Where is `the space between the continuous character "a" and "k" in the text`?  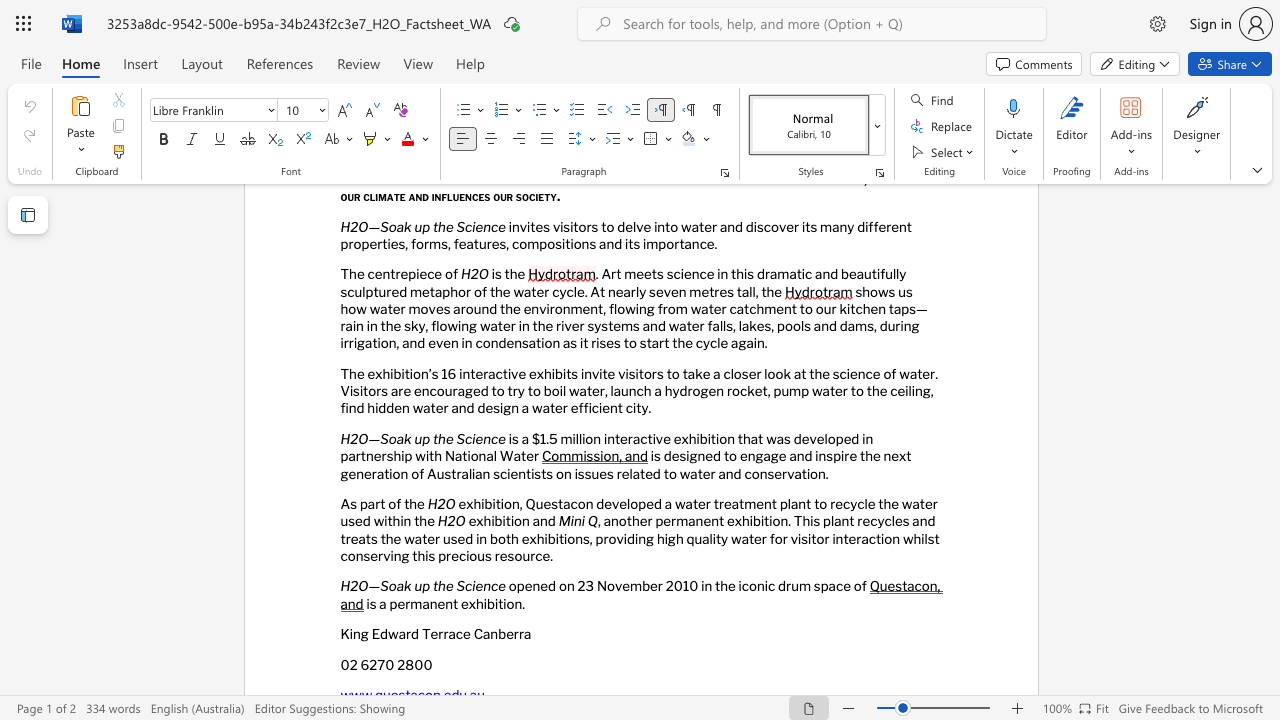
the space between the continuous character "a" and "k" in the text is located at coordinates (403, 437).